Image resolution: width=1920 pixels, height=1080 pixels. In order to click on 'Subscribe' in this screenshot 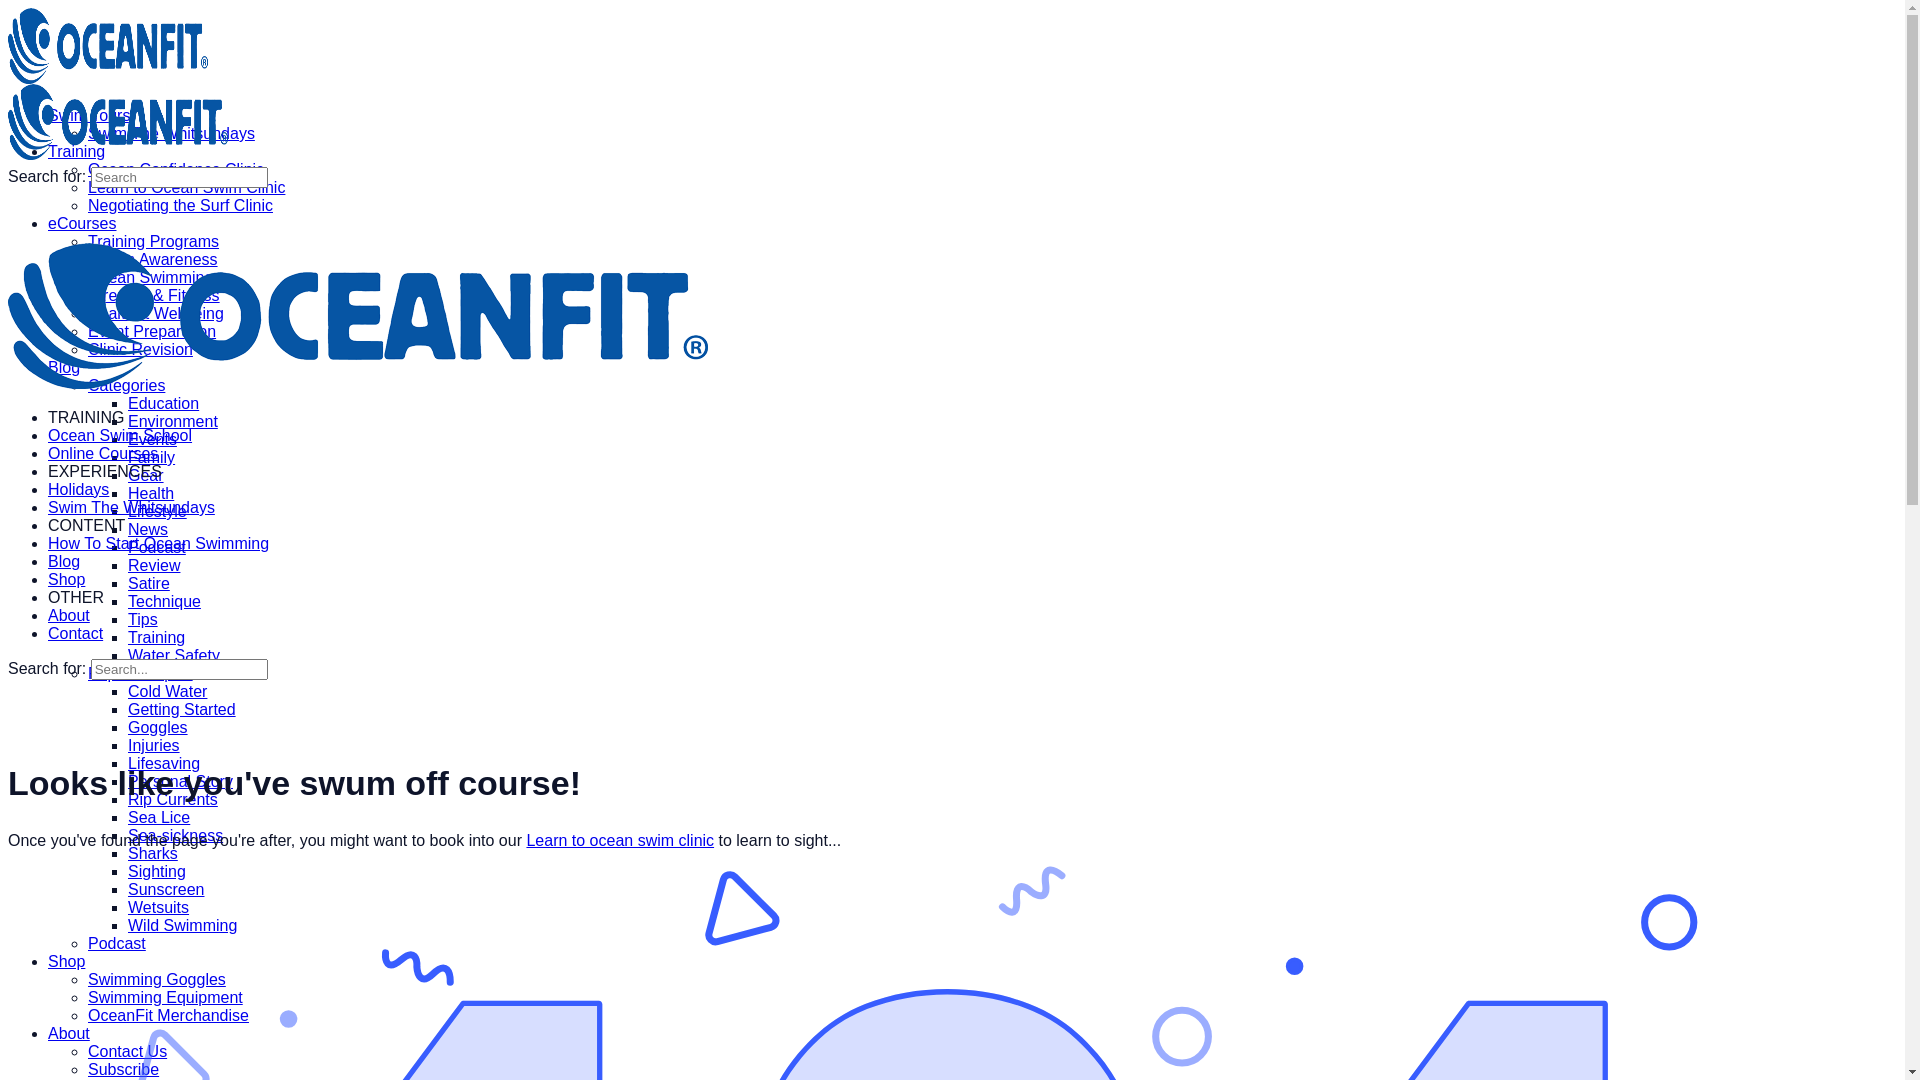, I will do `click(122, 1068)`.